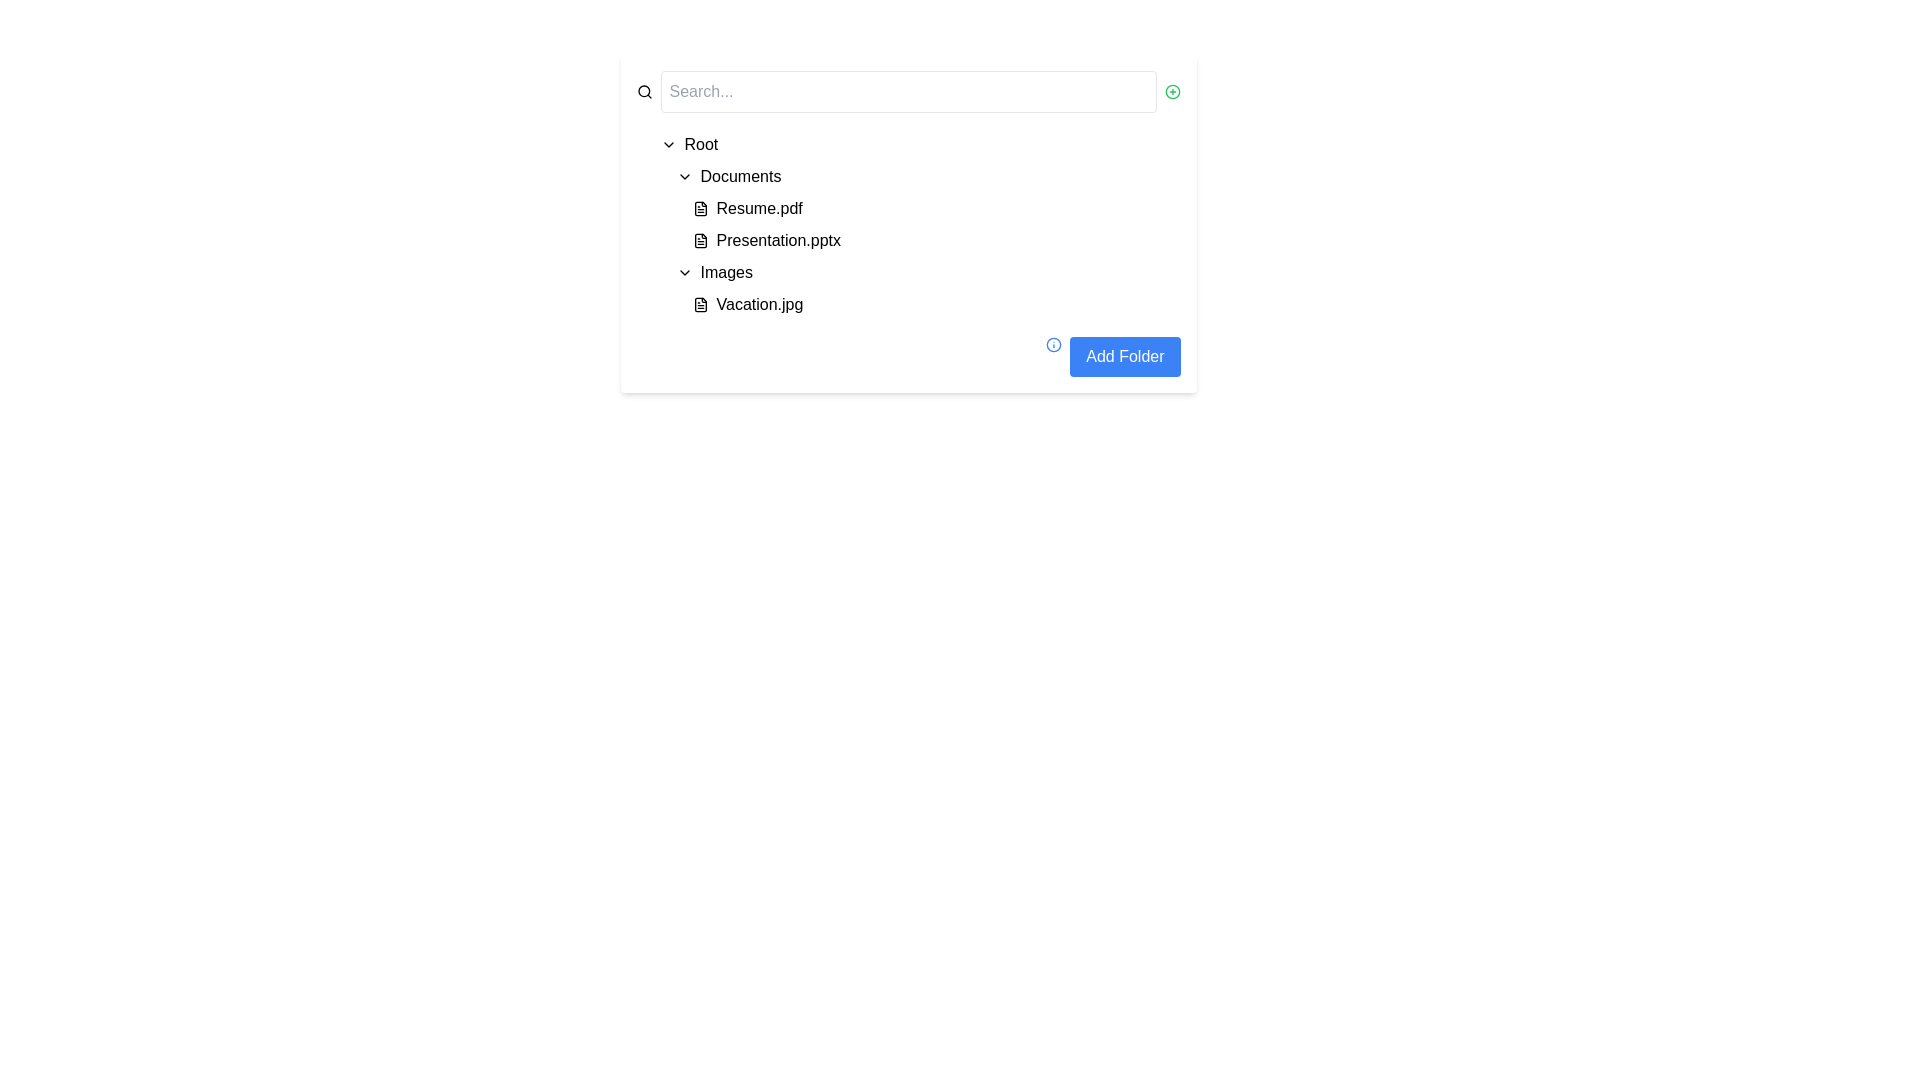 The height and width of the screenshot is (1080, 1920). Describe the element at coordinates (931, 239) in the screenshot. I see `to select the file entry named 'Presentation.pptx', which is the second item under the 'Documents' section in the folder structure interface` at that location.